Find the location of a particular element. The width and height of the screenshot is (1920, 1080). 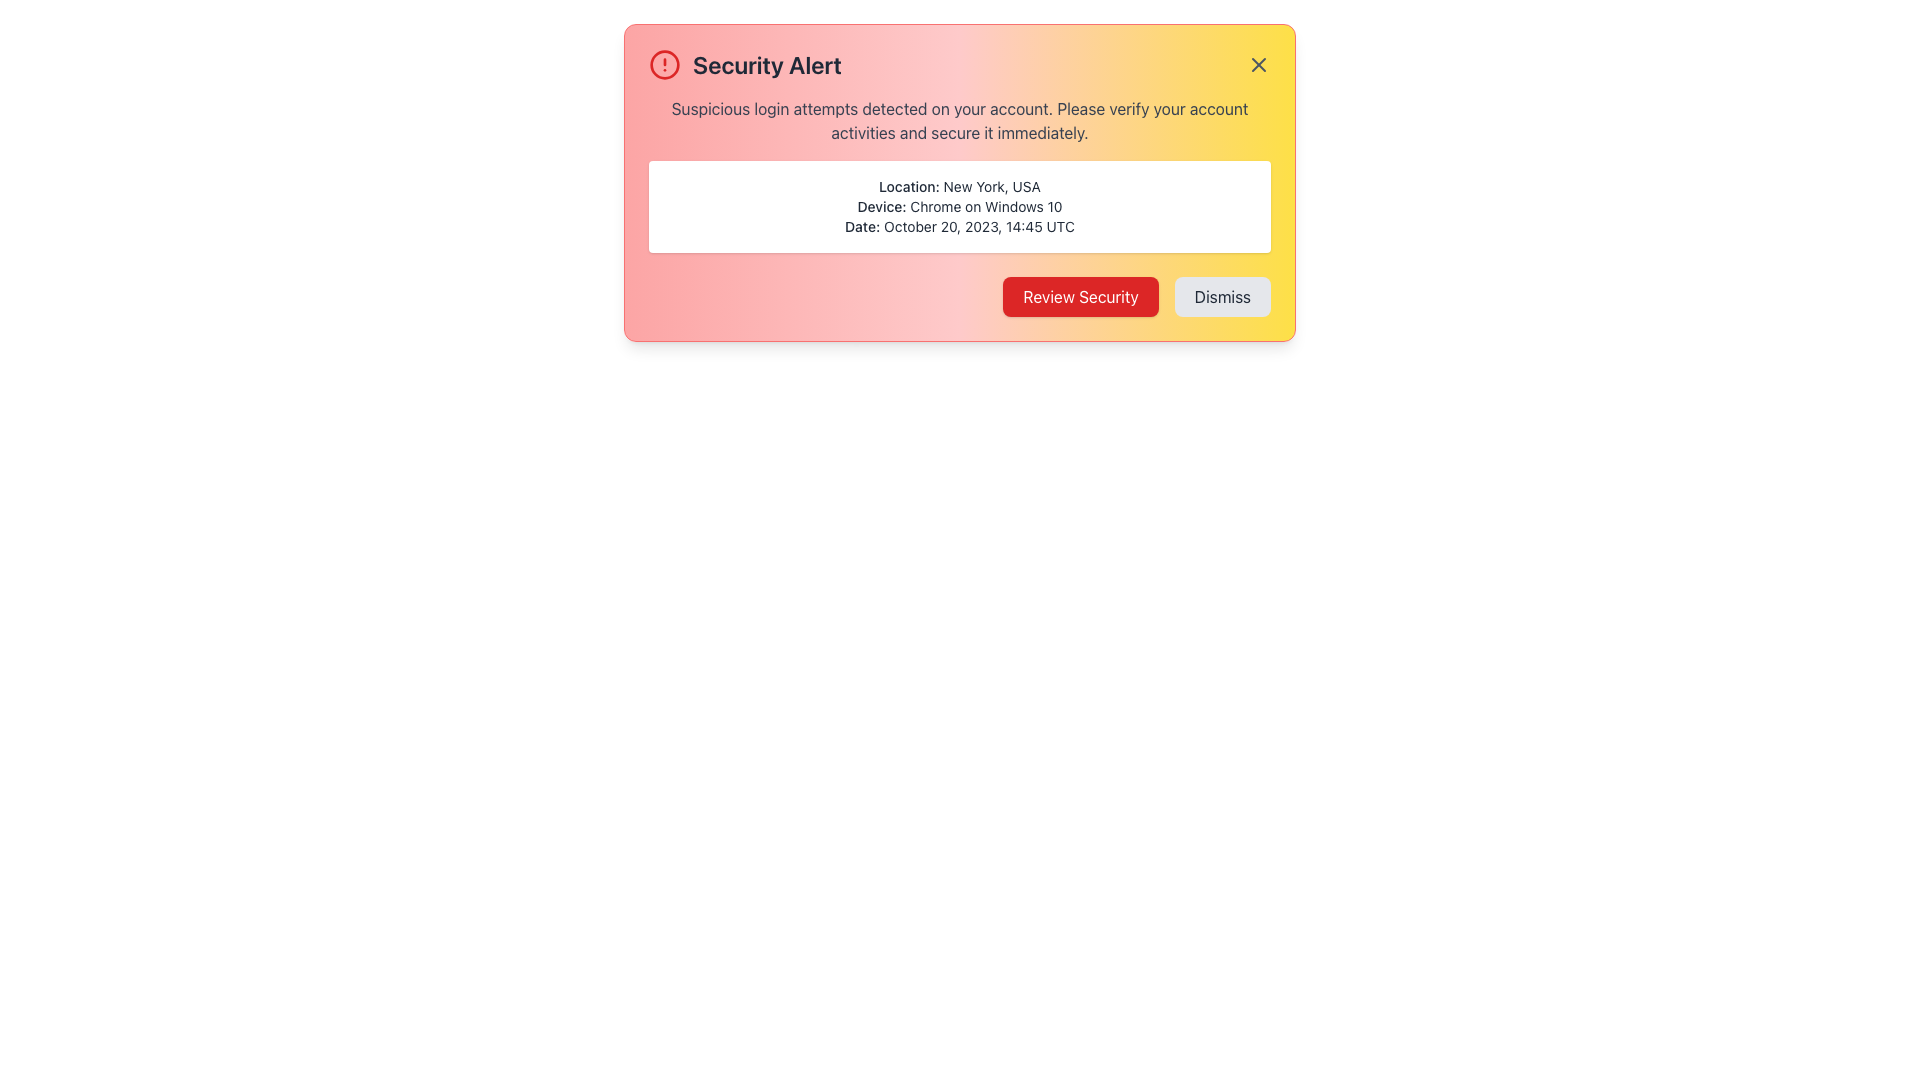

the label that introduces the location information, which displays 'Location: New York, USA' in the security alert dialog box is located at coordinates (908, 186).